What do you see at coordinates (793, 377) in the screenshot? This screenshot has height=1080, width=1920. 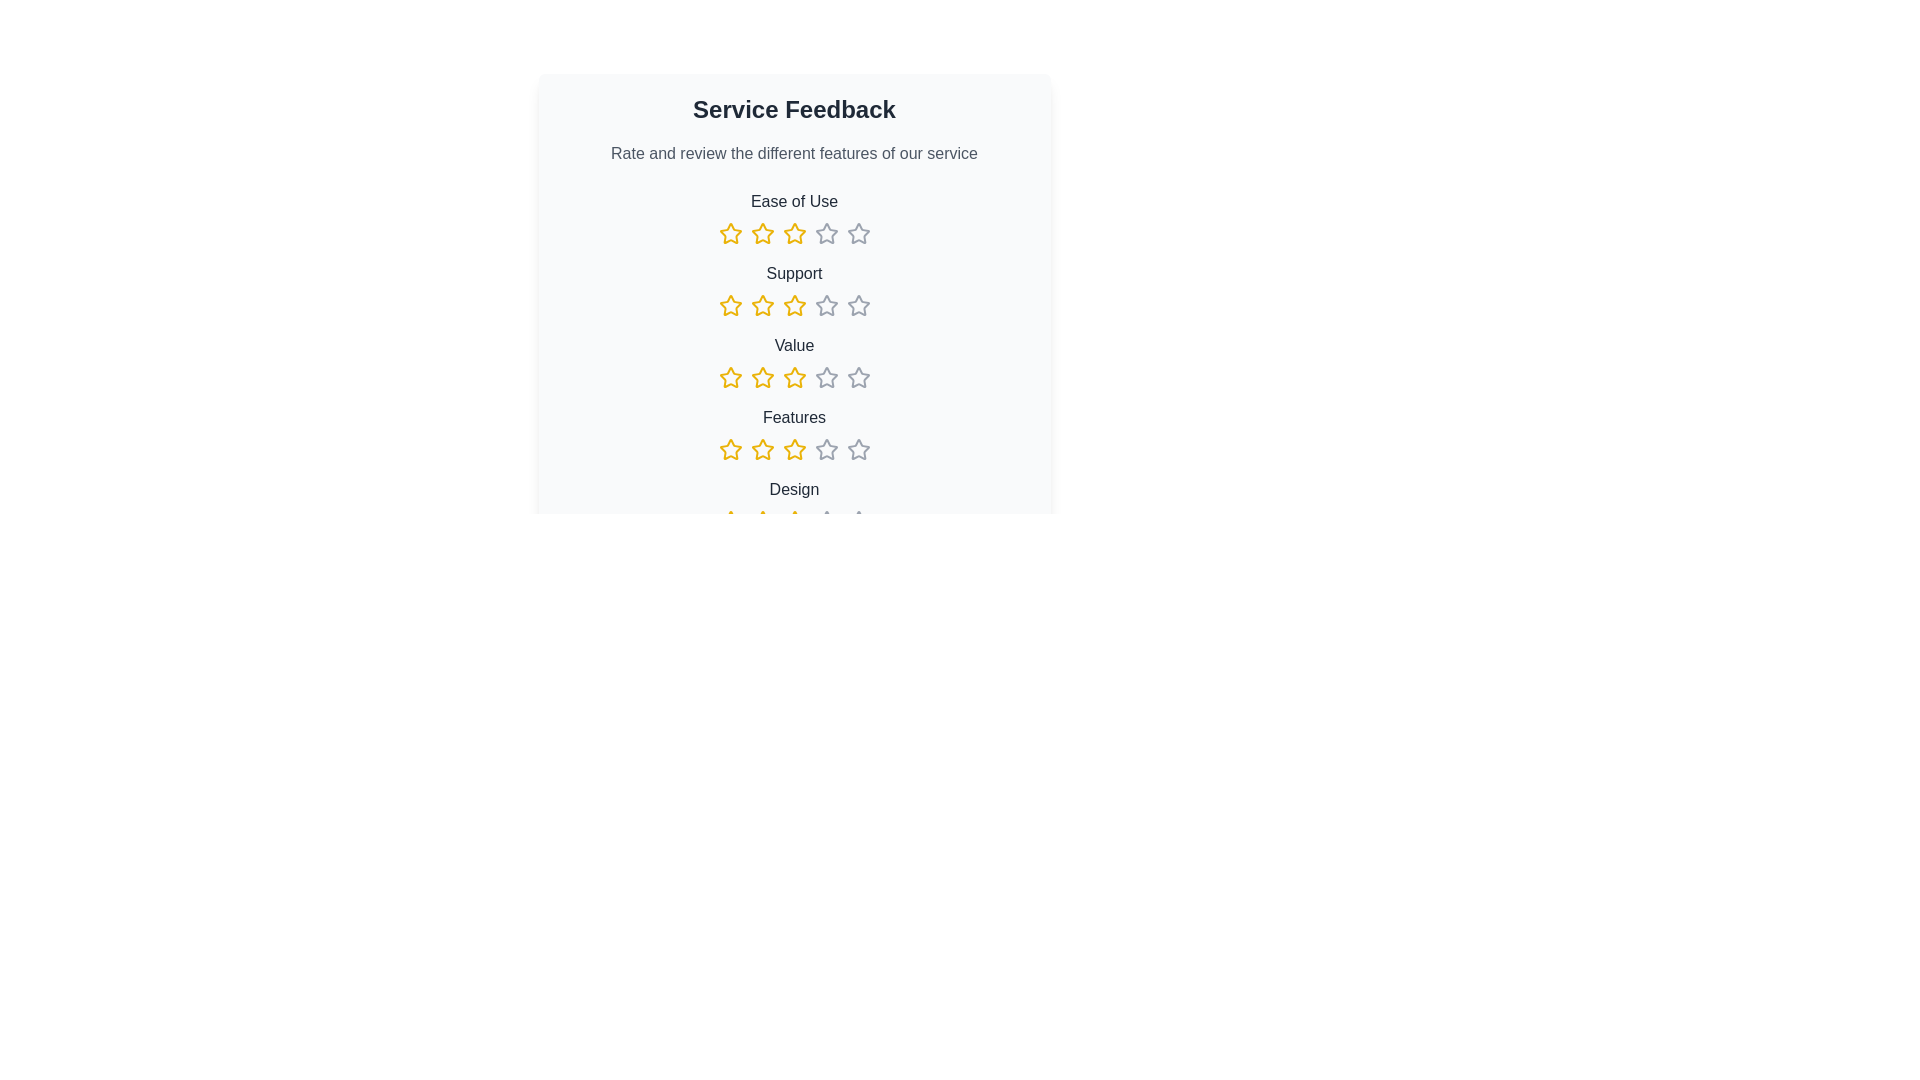 I see `the third star` at bounding box center [793, 377].